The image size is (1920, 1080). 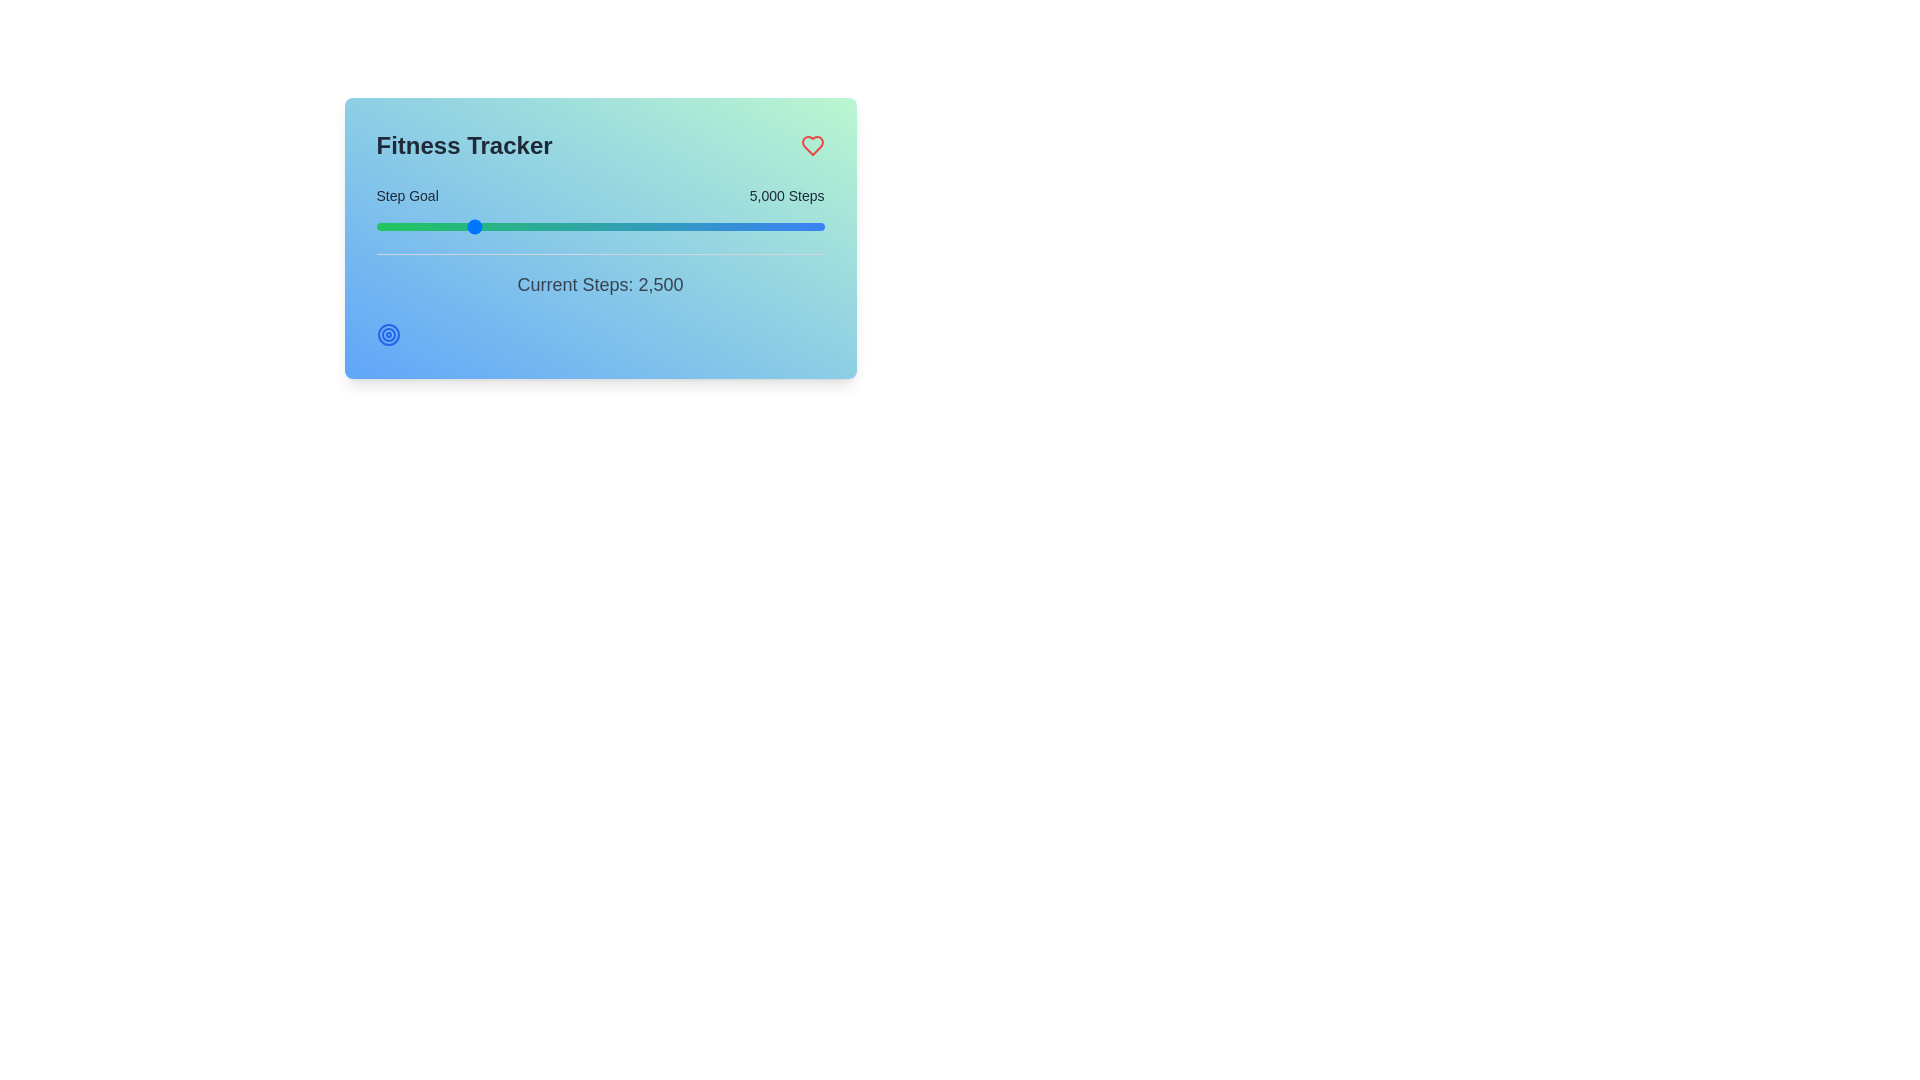 What do you see at coordinates (388, 334) in the screenshot?
I see `the target icon located at the bottom-left of the component` at bounding box center [388, 334].